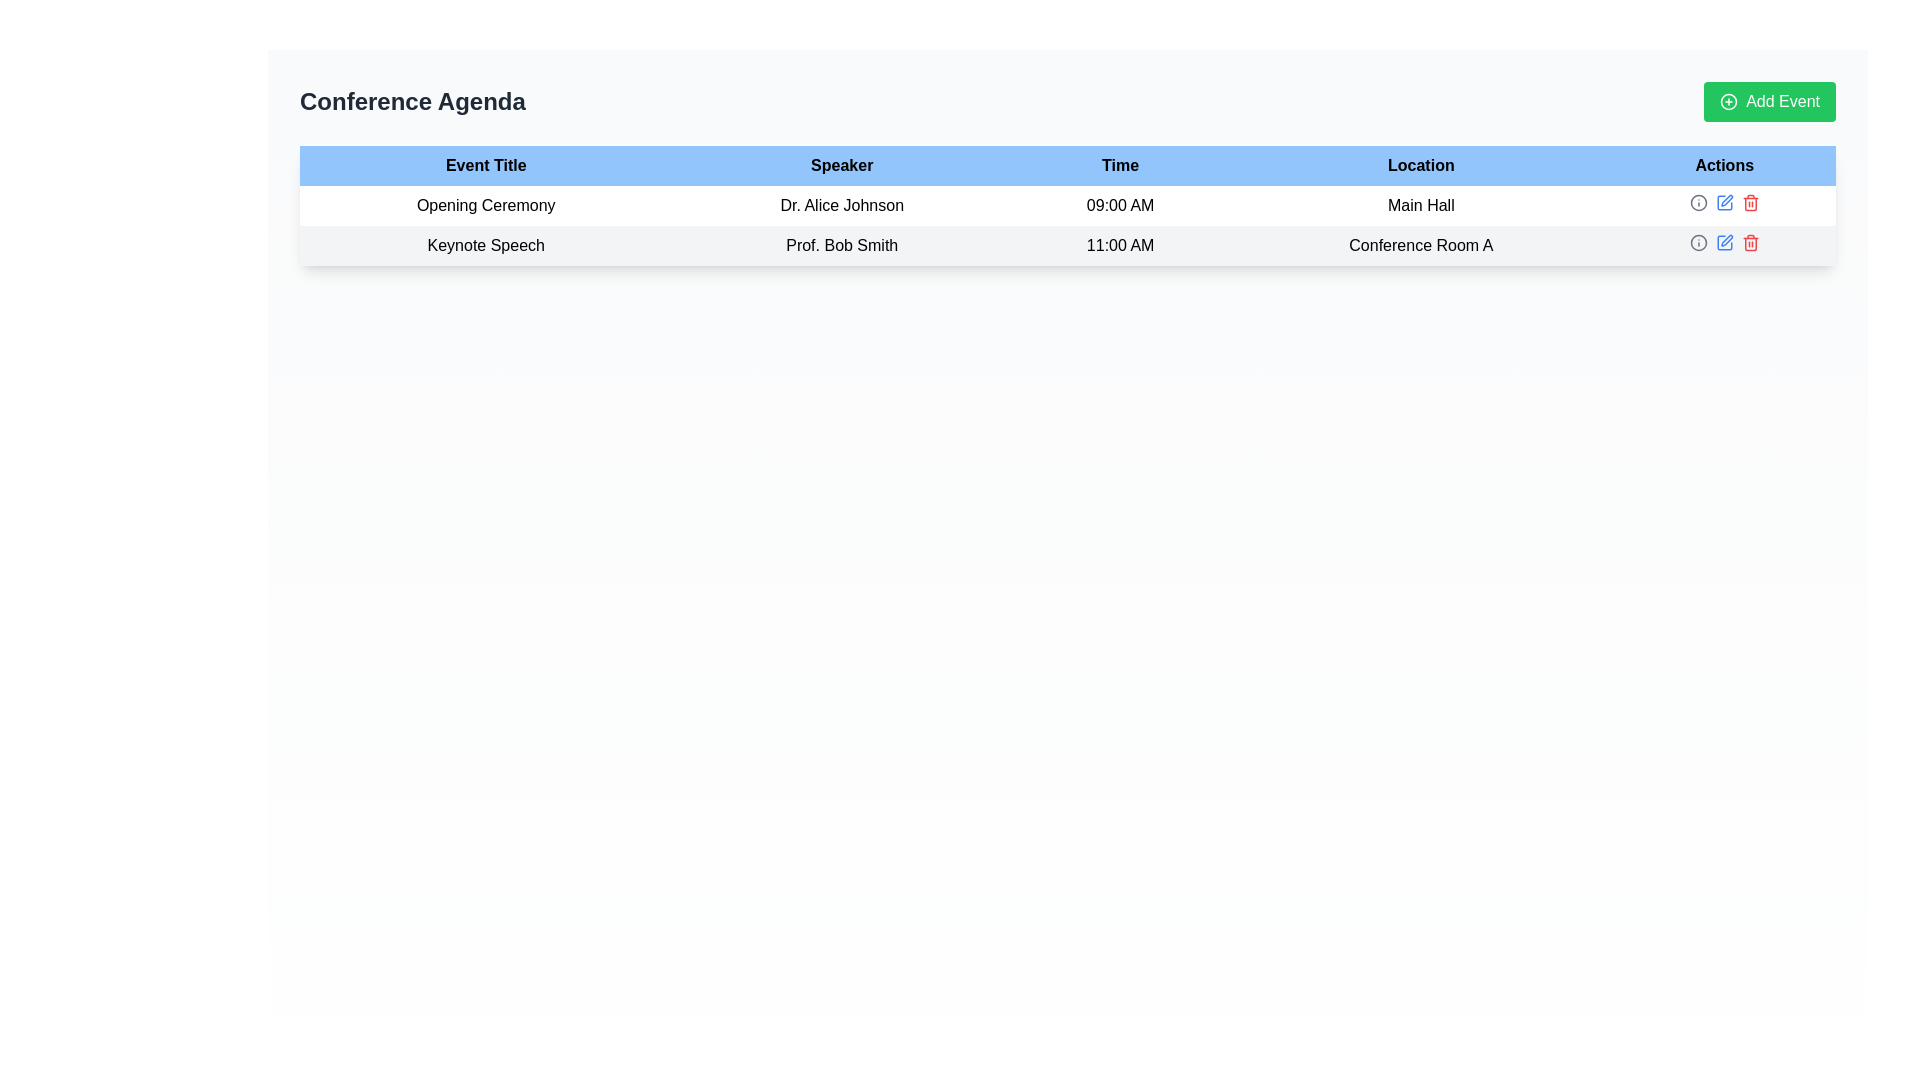 This screenshot has height=1080, width=1920. What do you see at coordinates (1749, 242) in the screenshot?
I see `the delete button located in the 'Actions' column of the second row in the 'Conference Agenda' table to observe any hover effects` at bounding box center [1749, 242].